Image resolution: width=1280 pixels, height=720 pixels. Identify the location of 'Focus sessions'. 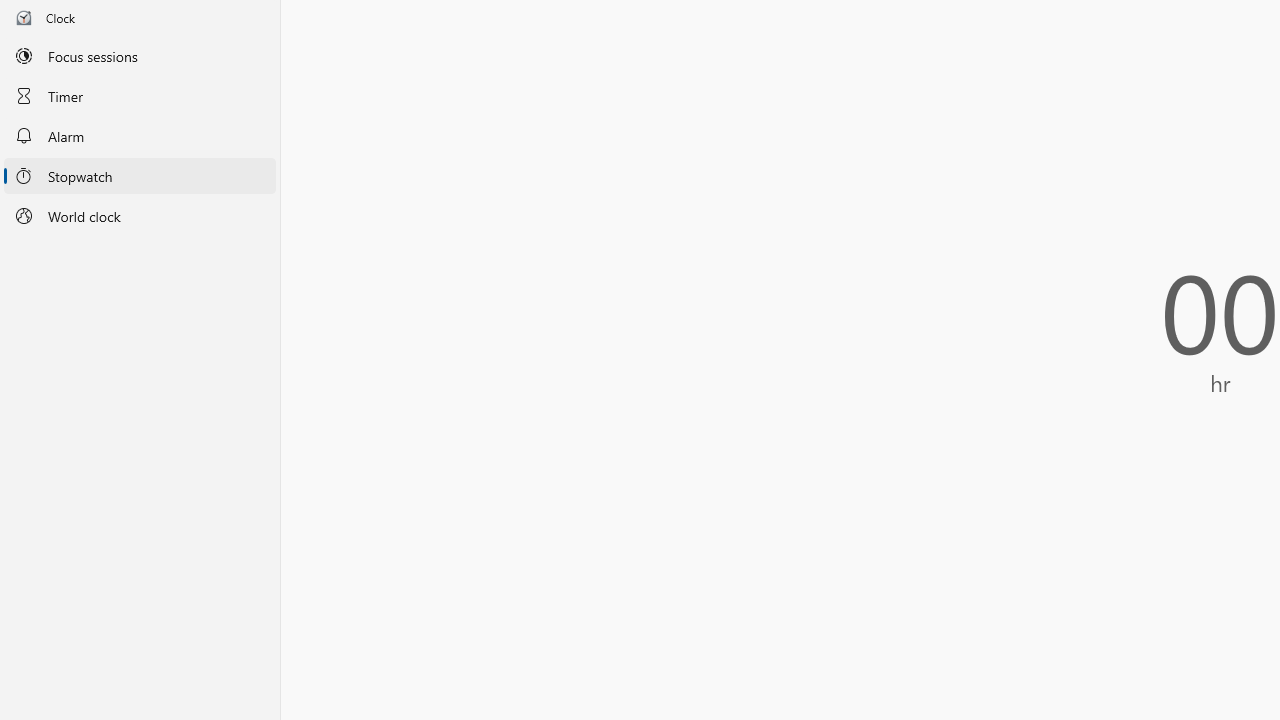
(139, 55).